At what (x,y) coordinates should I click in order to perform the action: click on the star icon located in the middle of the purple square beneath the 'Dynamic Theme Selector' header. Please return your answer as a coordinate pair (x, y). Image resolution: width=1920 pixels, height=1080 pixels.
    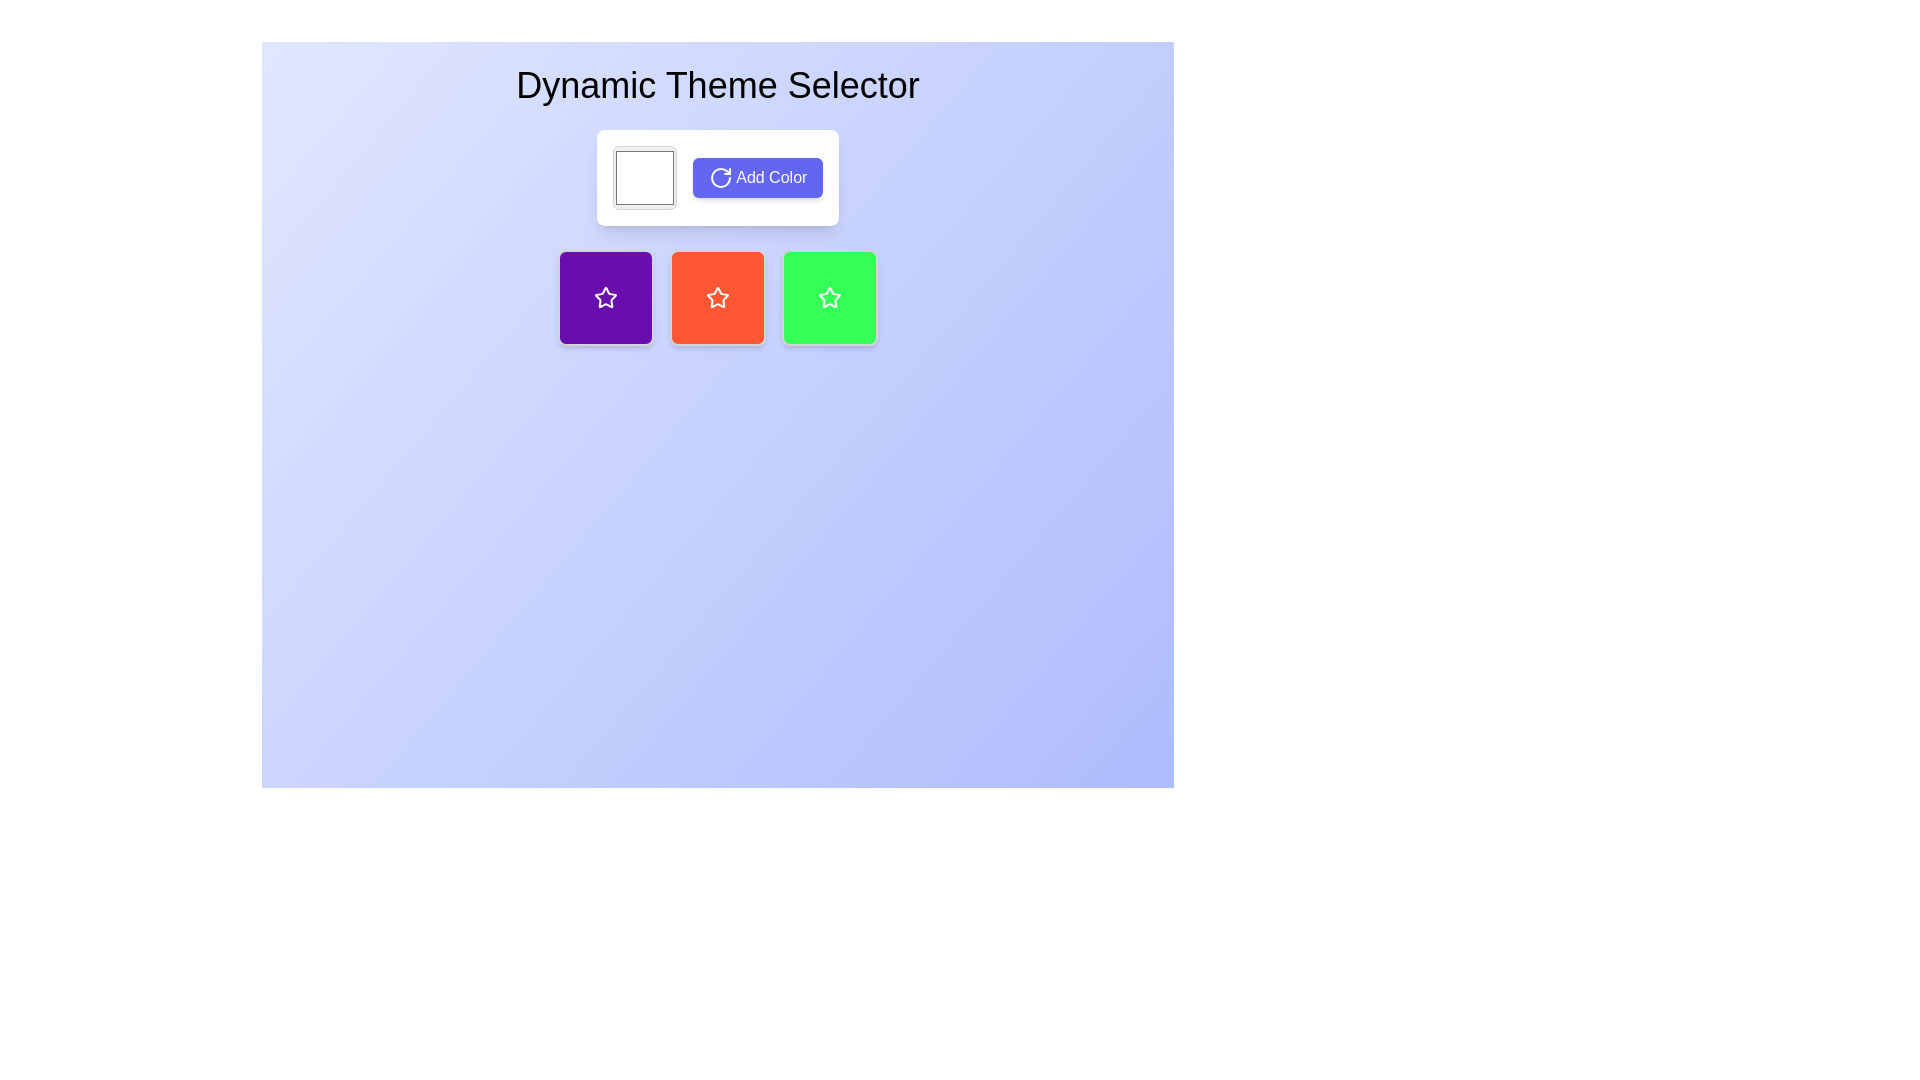
    Looking at the image, I should click on (604, 297).